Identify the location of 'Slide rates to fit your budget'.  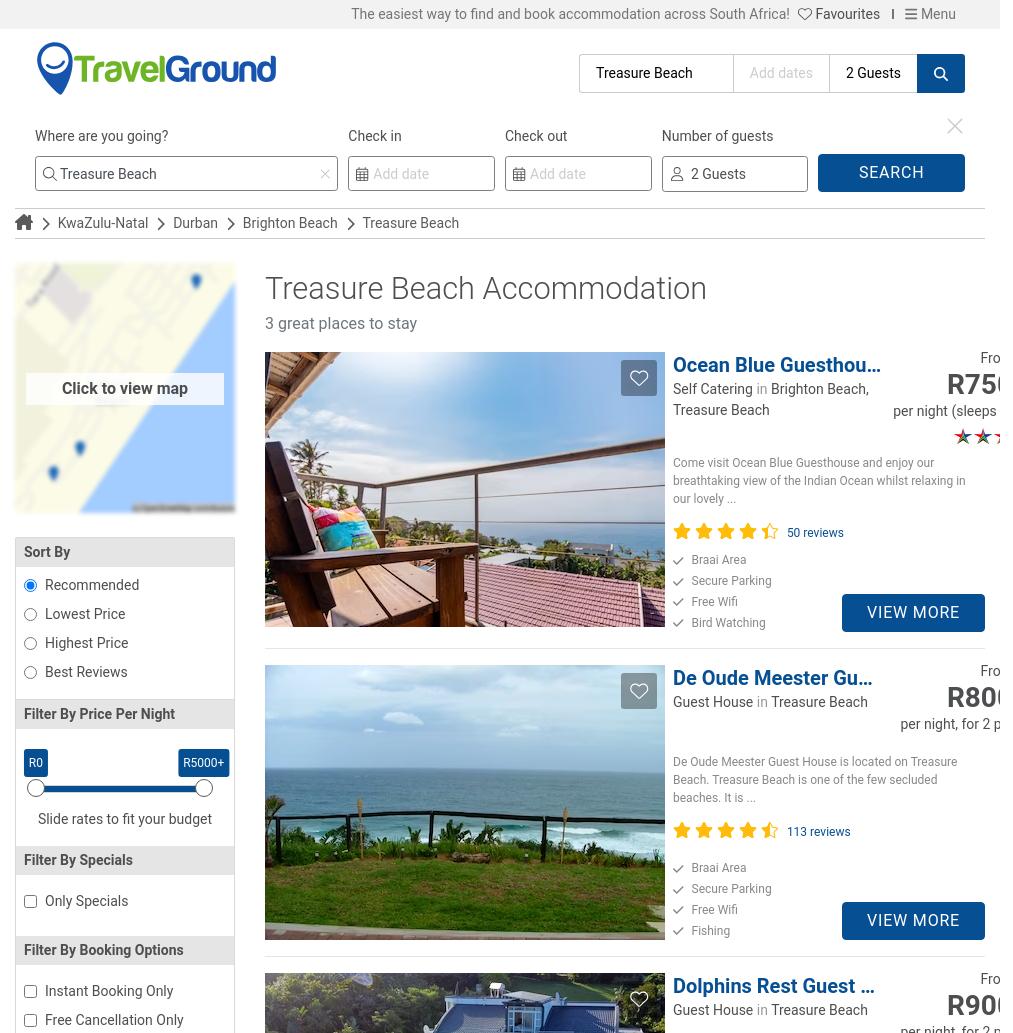
(35, 818).